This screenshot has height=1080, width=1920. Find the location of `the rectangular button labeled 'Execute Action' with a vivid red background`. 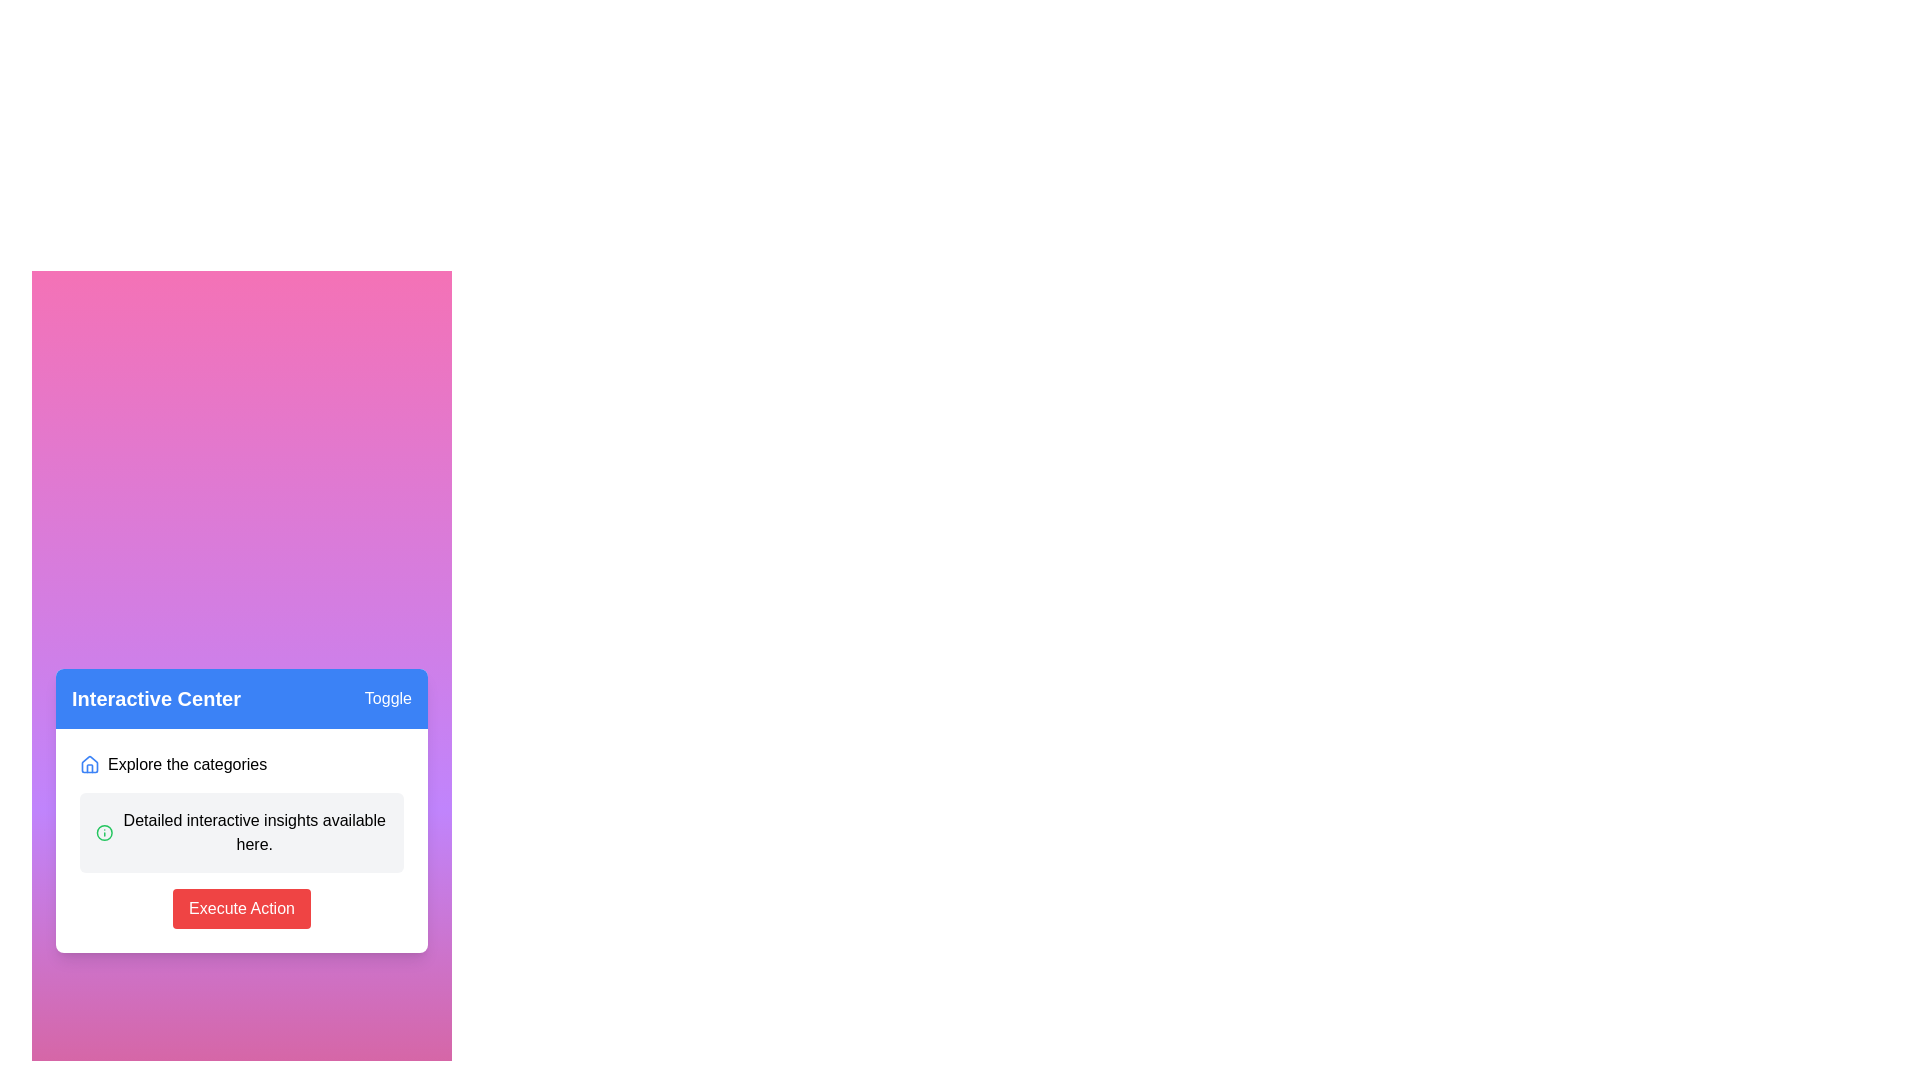

the rectangular button labeled 'Execute Action' with a vivid red background is located at coordinates (240, 909).